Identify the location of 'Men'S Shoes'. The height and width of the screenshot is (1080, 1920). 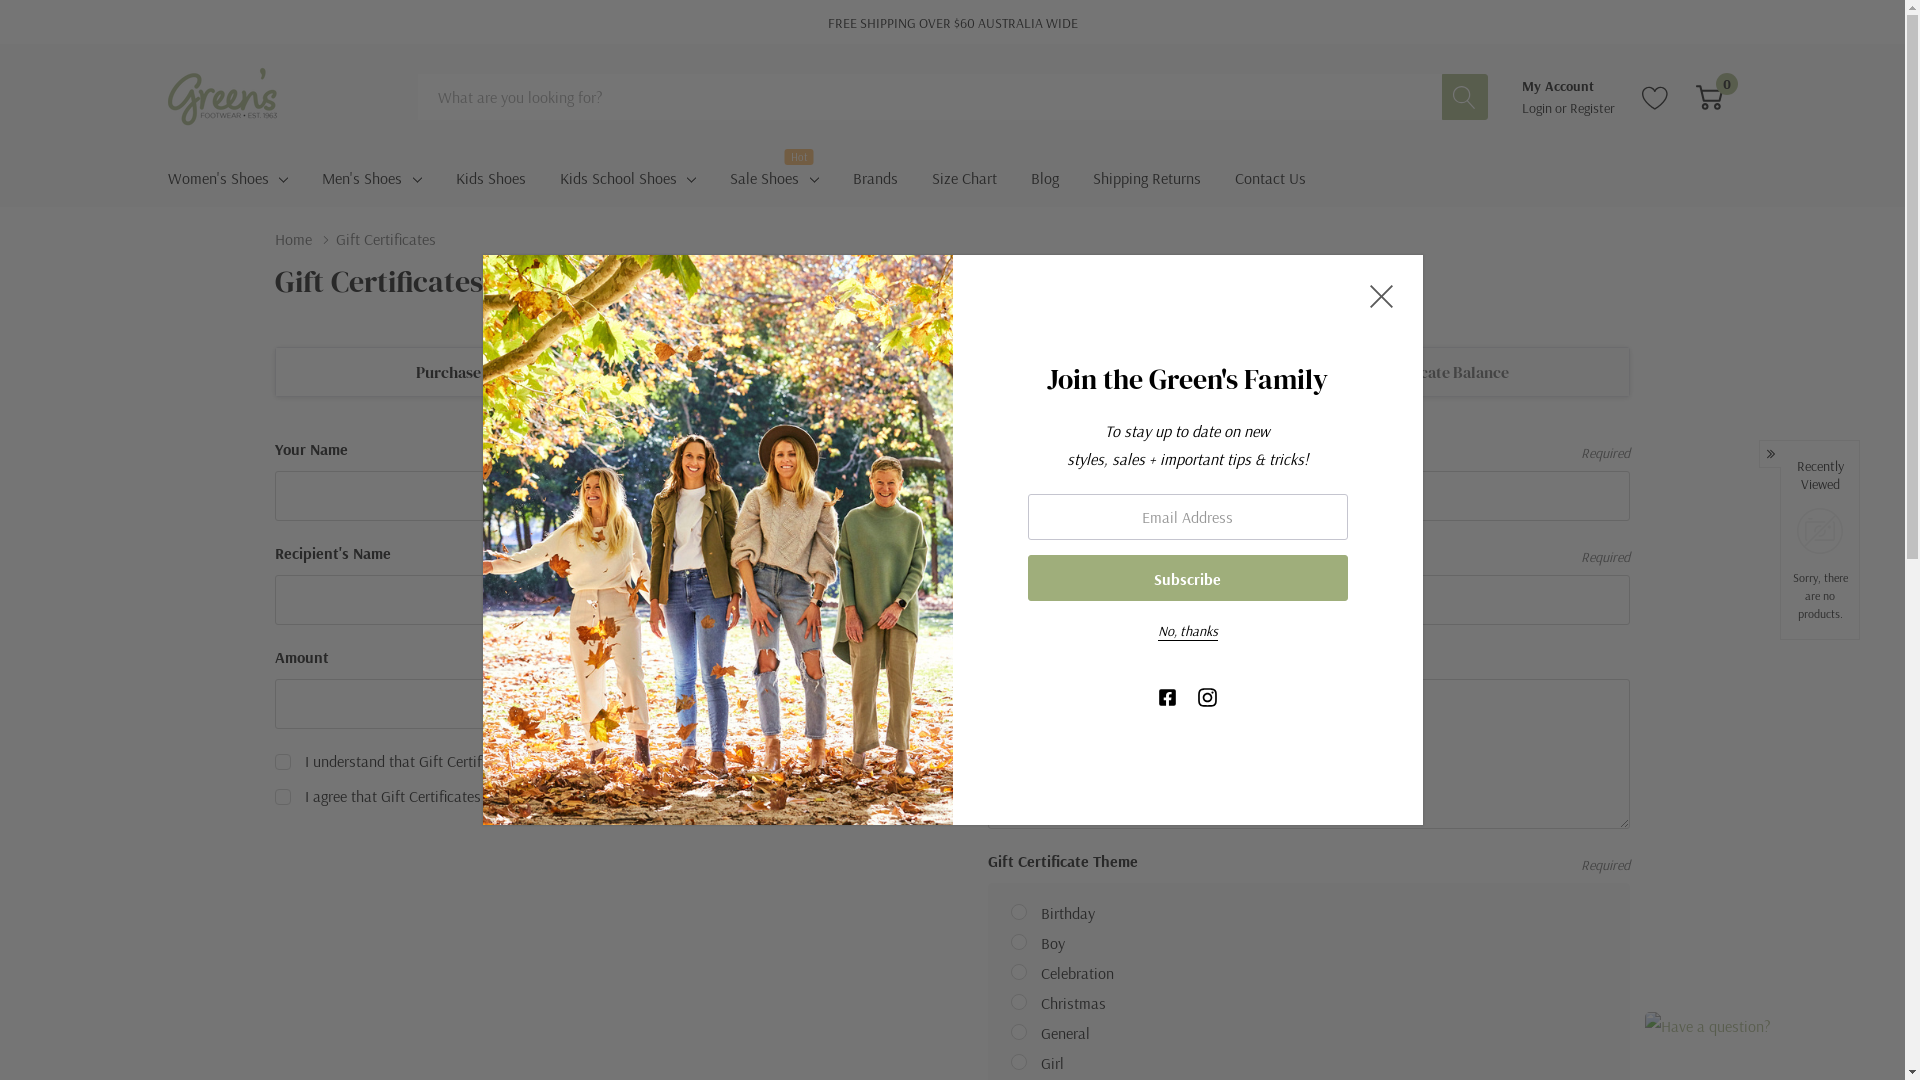
(361, 176).